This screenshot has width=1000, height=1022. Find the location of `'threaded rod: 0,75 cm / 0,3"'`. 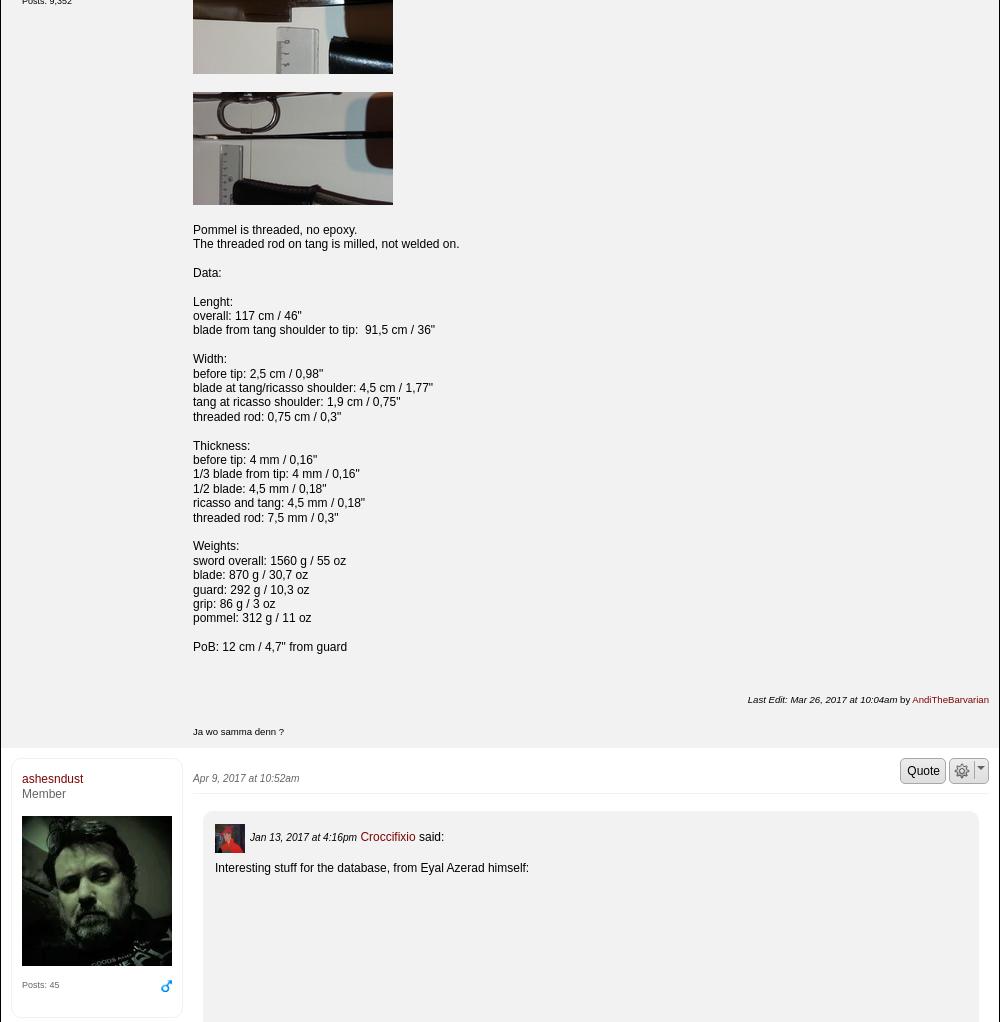

'threaded rod: 0,75 cm / 0,3"' is located at coordinates (267, 415).